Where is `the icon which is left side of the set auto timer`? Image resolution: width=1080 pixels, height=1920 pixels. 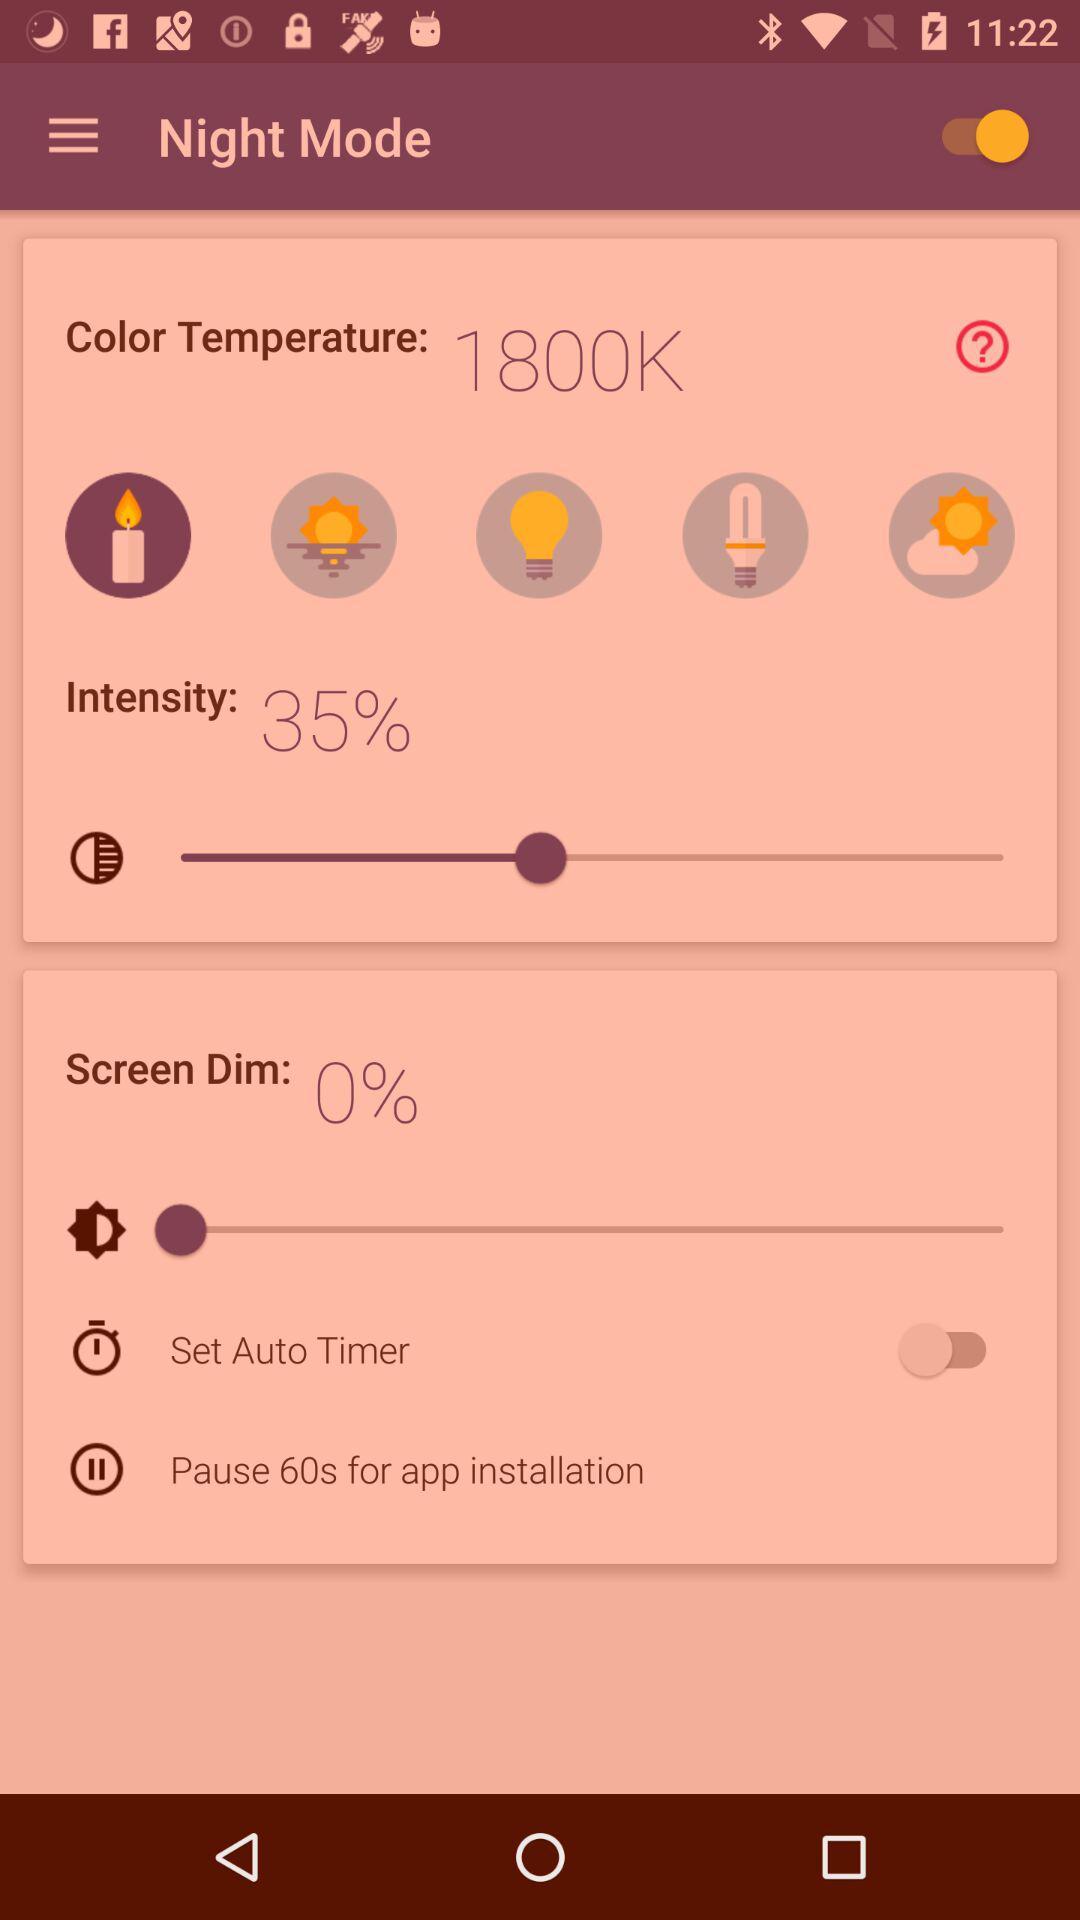 the icon which is left side of the set auto timer is located at coordinates (96, 1349).